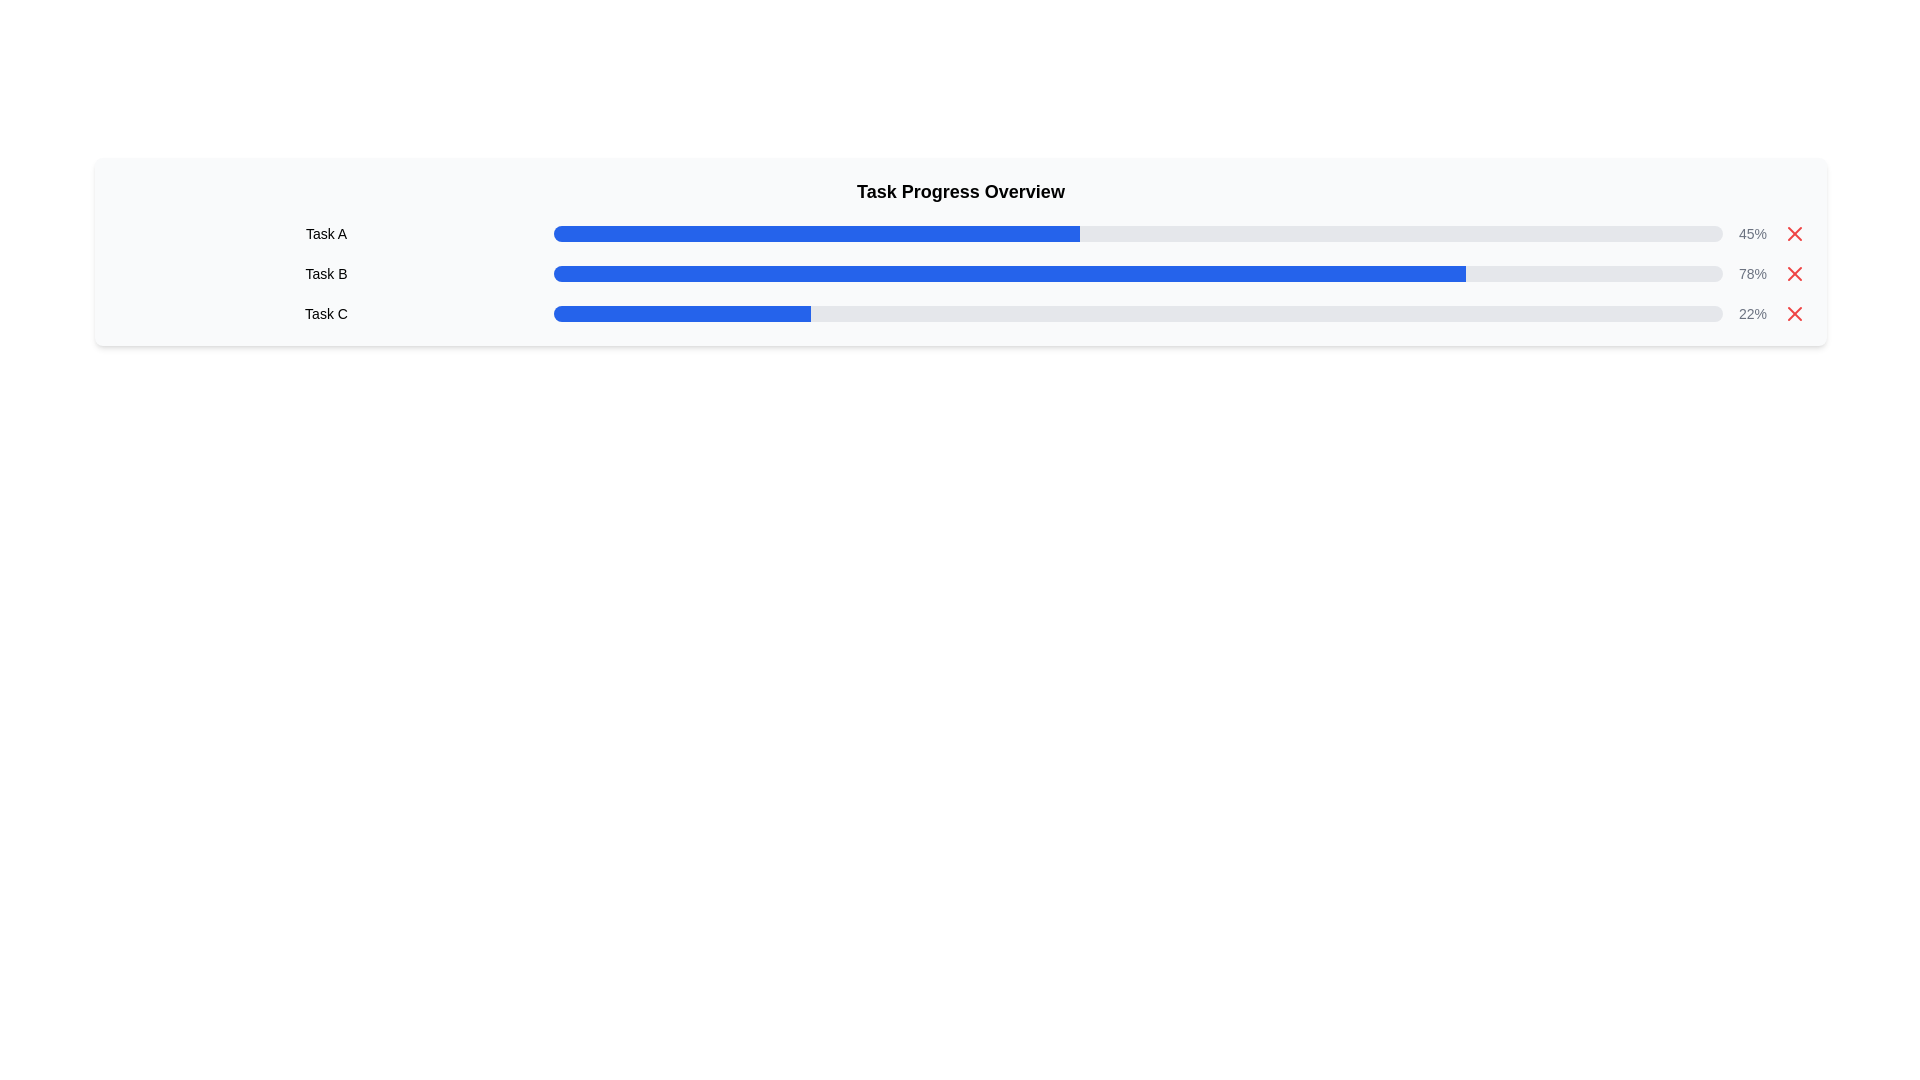 This screenshot has height=1080, width=1920. I want to click on the progress bar representing 'Task A' to use the information presented regarding its completion status, so click(960, 233).